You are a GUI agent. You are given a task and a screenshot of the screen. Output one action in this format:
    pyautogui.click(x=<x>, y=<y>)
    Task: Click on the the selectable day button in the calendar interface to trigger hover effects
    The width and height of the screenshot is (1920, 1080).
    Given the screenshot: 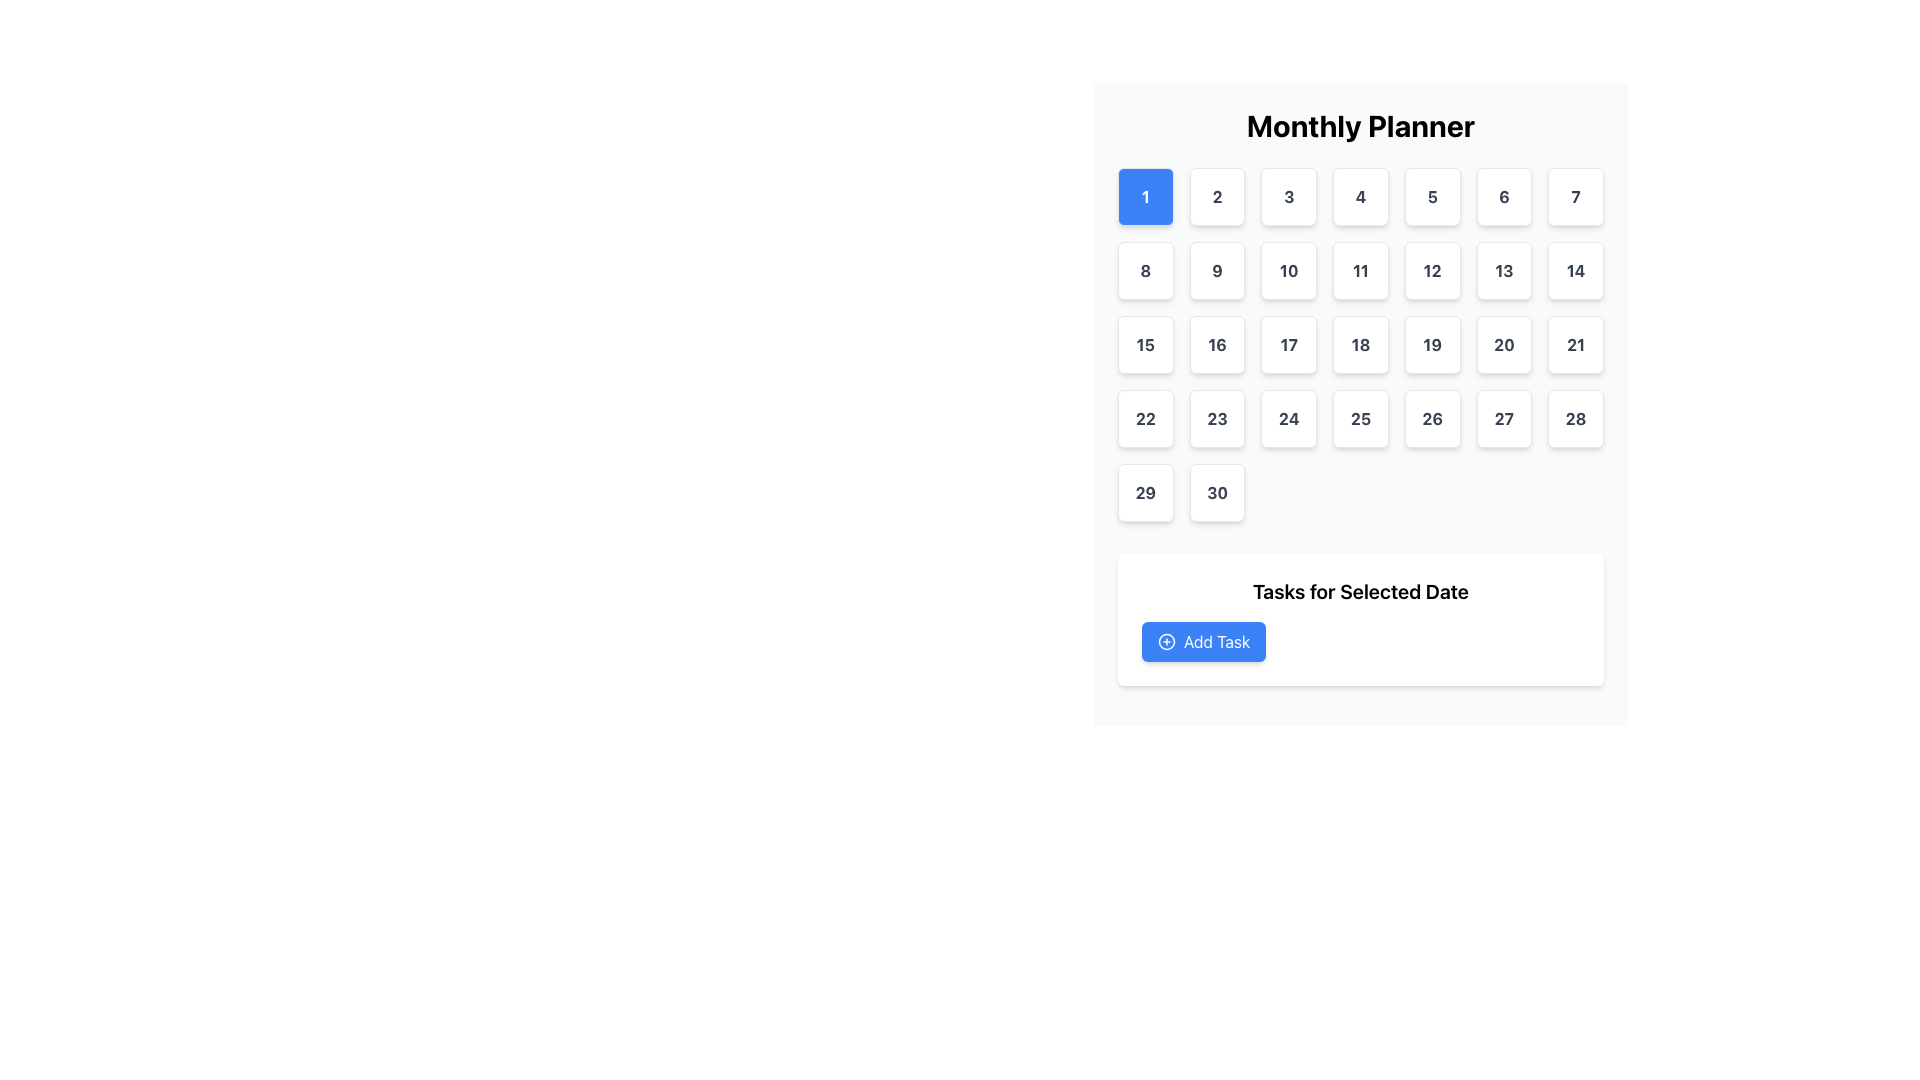 What is the action you would take?
    pyautogui.click(x=1216, y=493)
    